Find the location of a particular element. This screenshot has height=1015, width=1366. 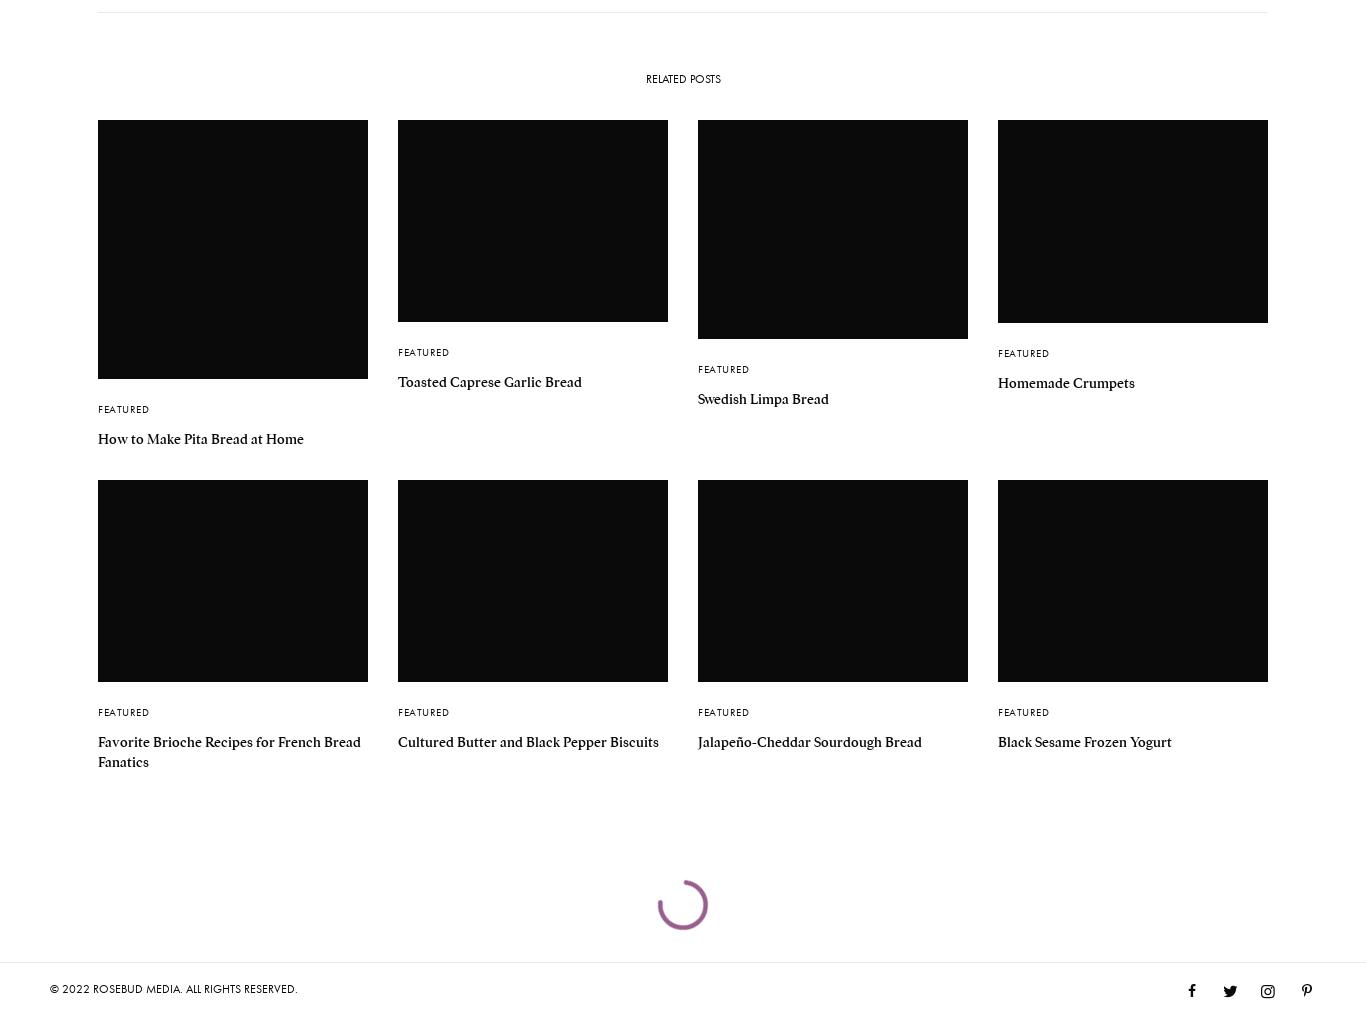

'Related Posts' is located at coordinates (681, 77).